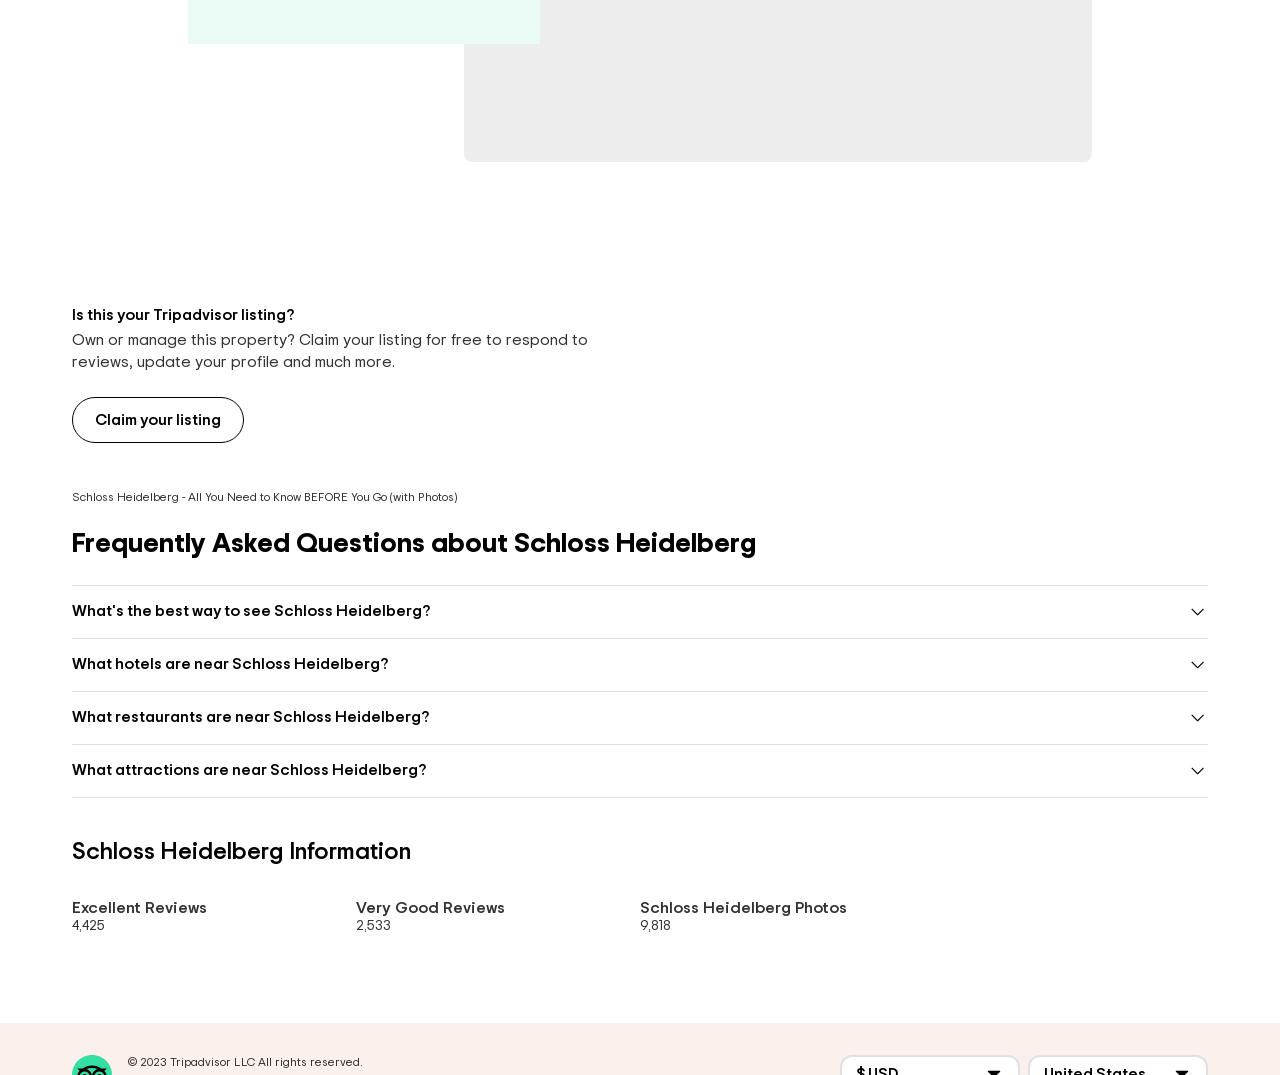 The image size is (1280, 1075). What do you see at coordinates (429, 907) in the screenshot?
I see `'Very Good Reviews'` at bounding box center [429, 907].